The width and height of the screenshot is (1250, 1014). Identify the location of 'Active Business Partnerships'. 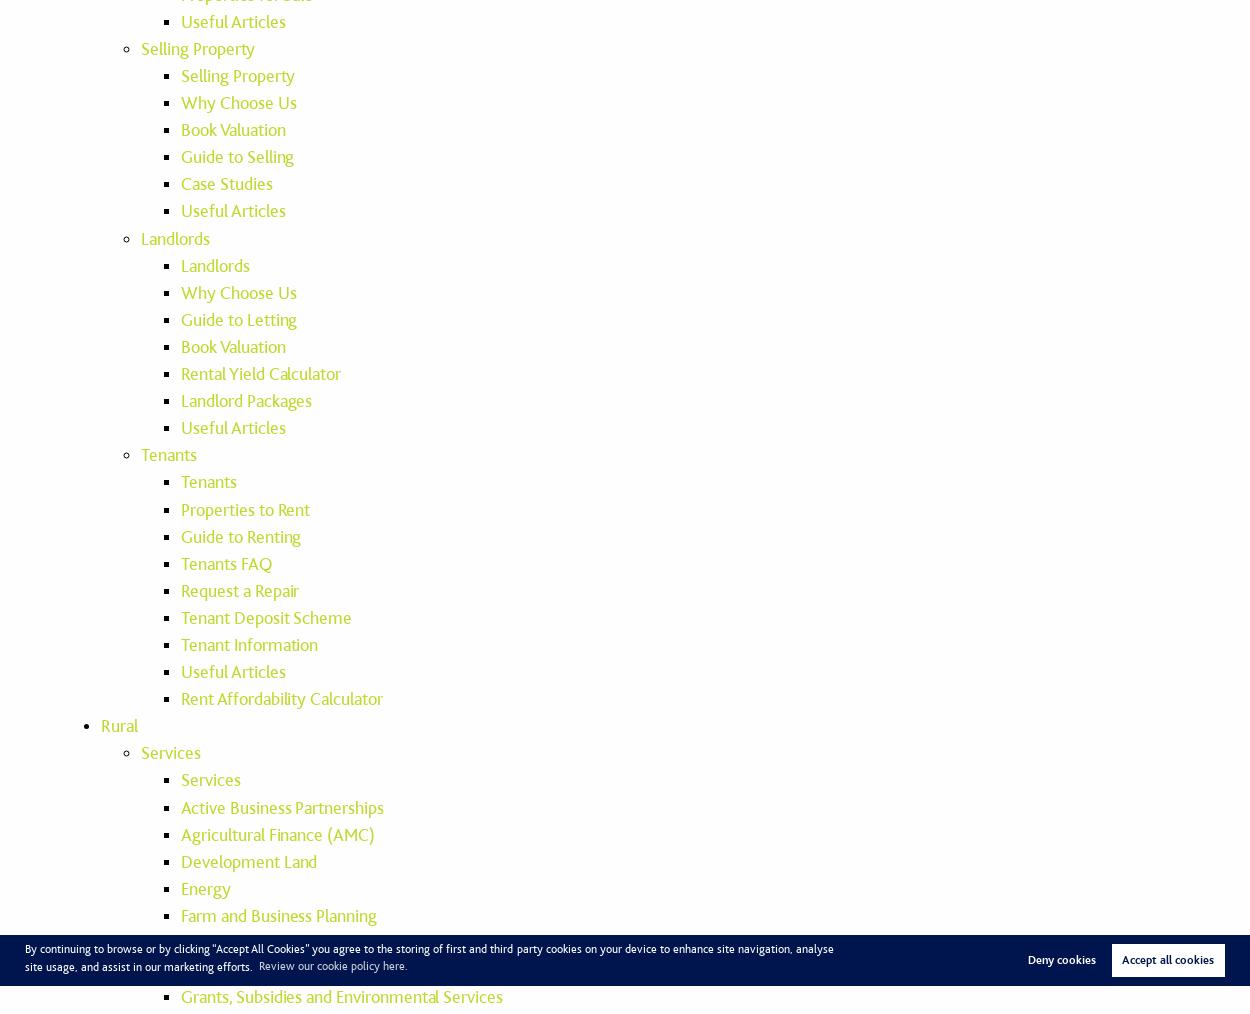
(282, 807).